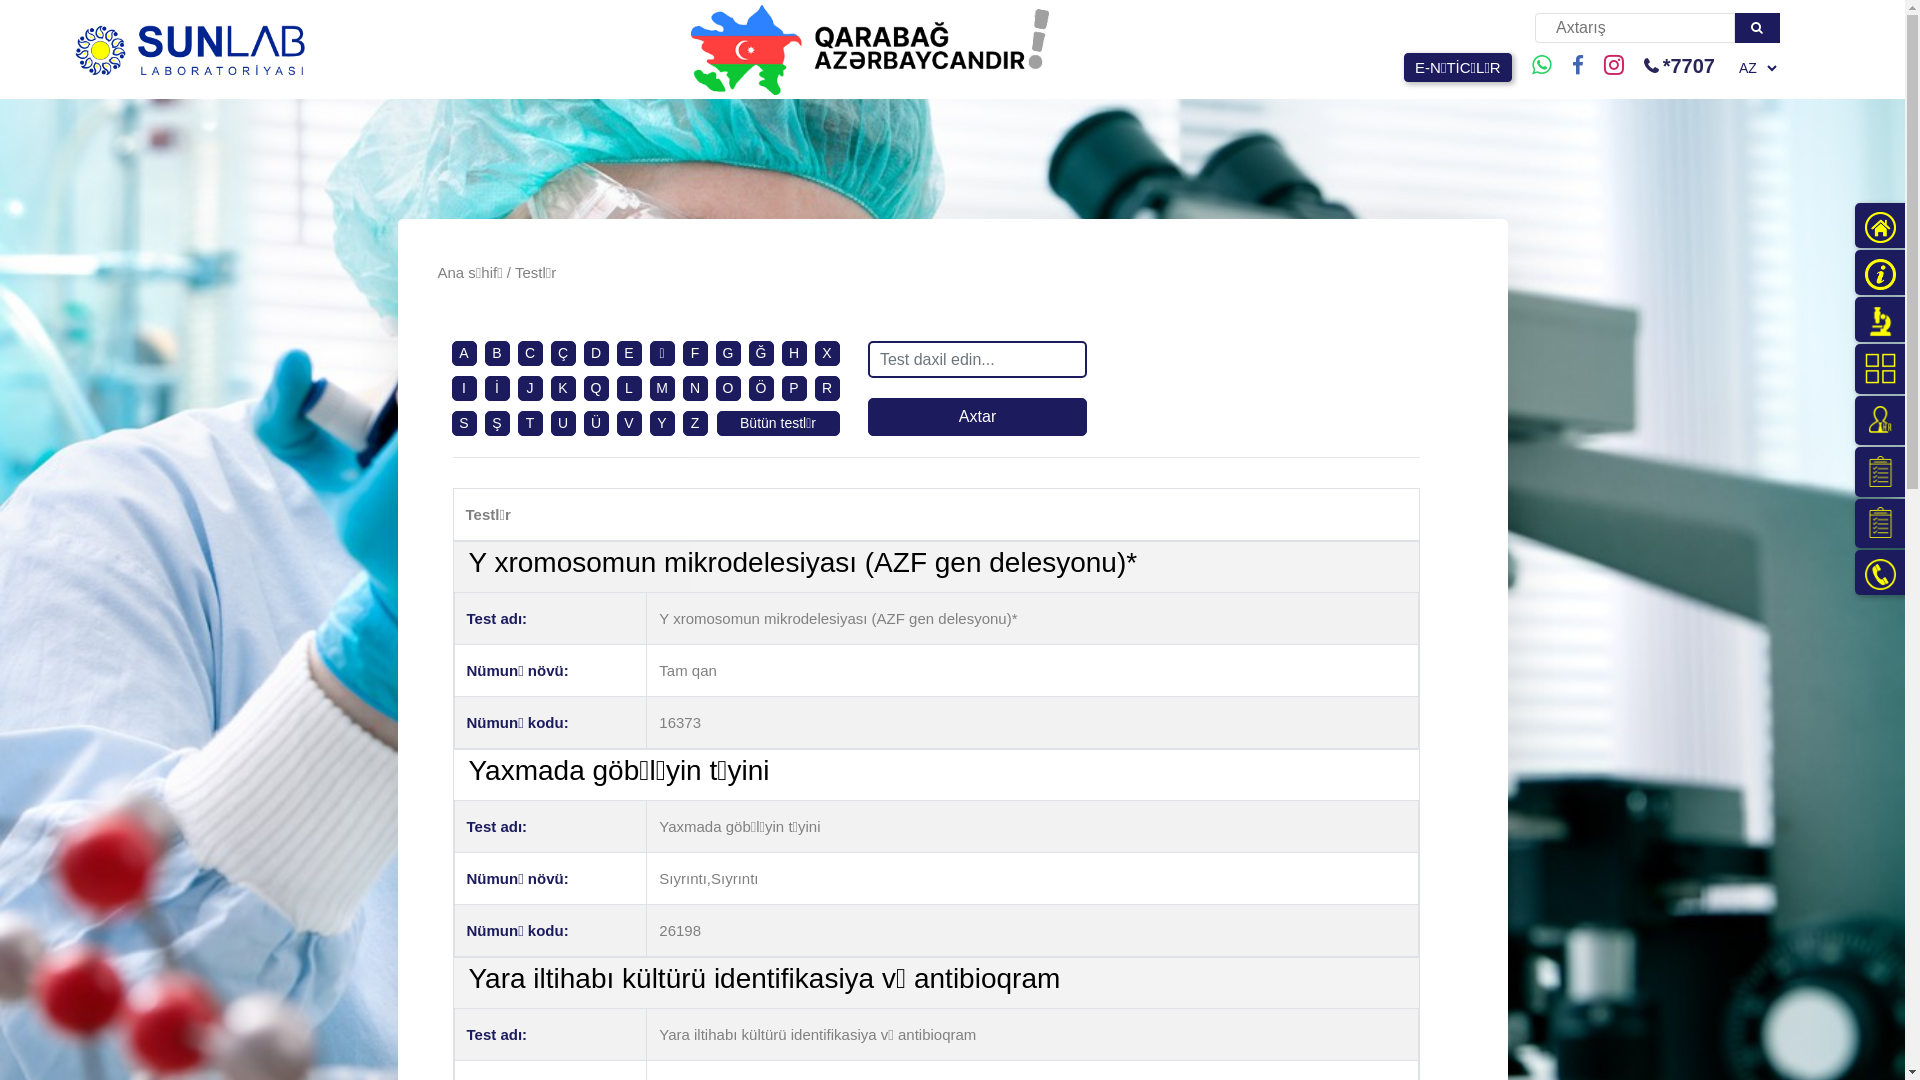 The image size is (1920, 1080). I want to click on 'Axtar', so click(977, 415).